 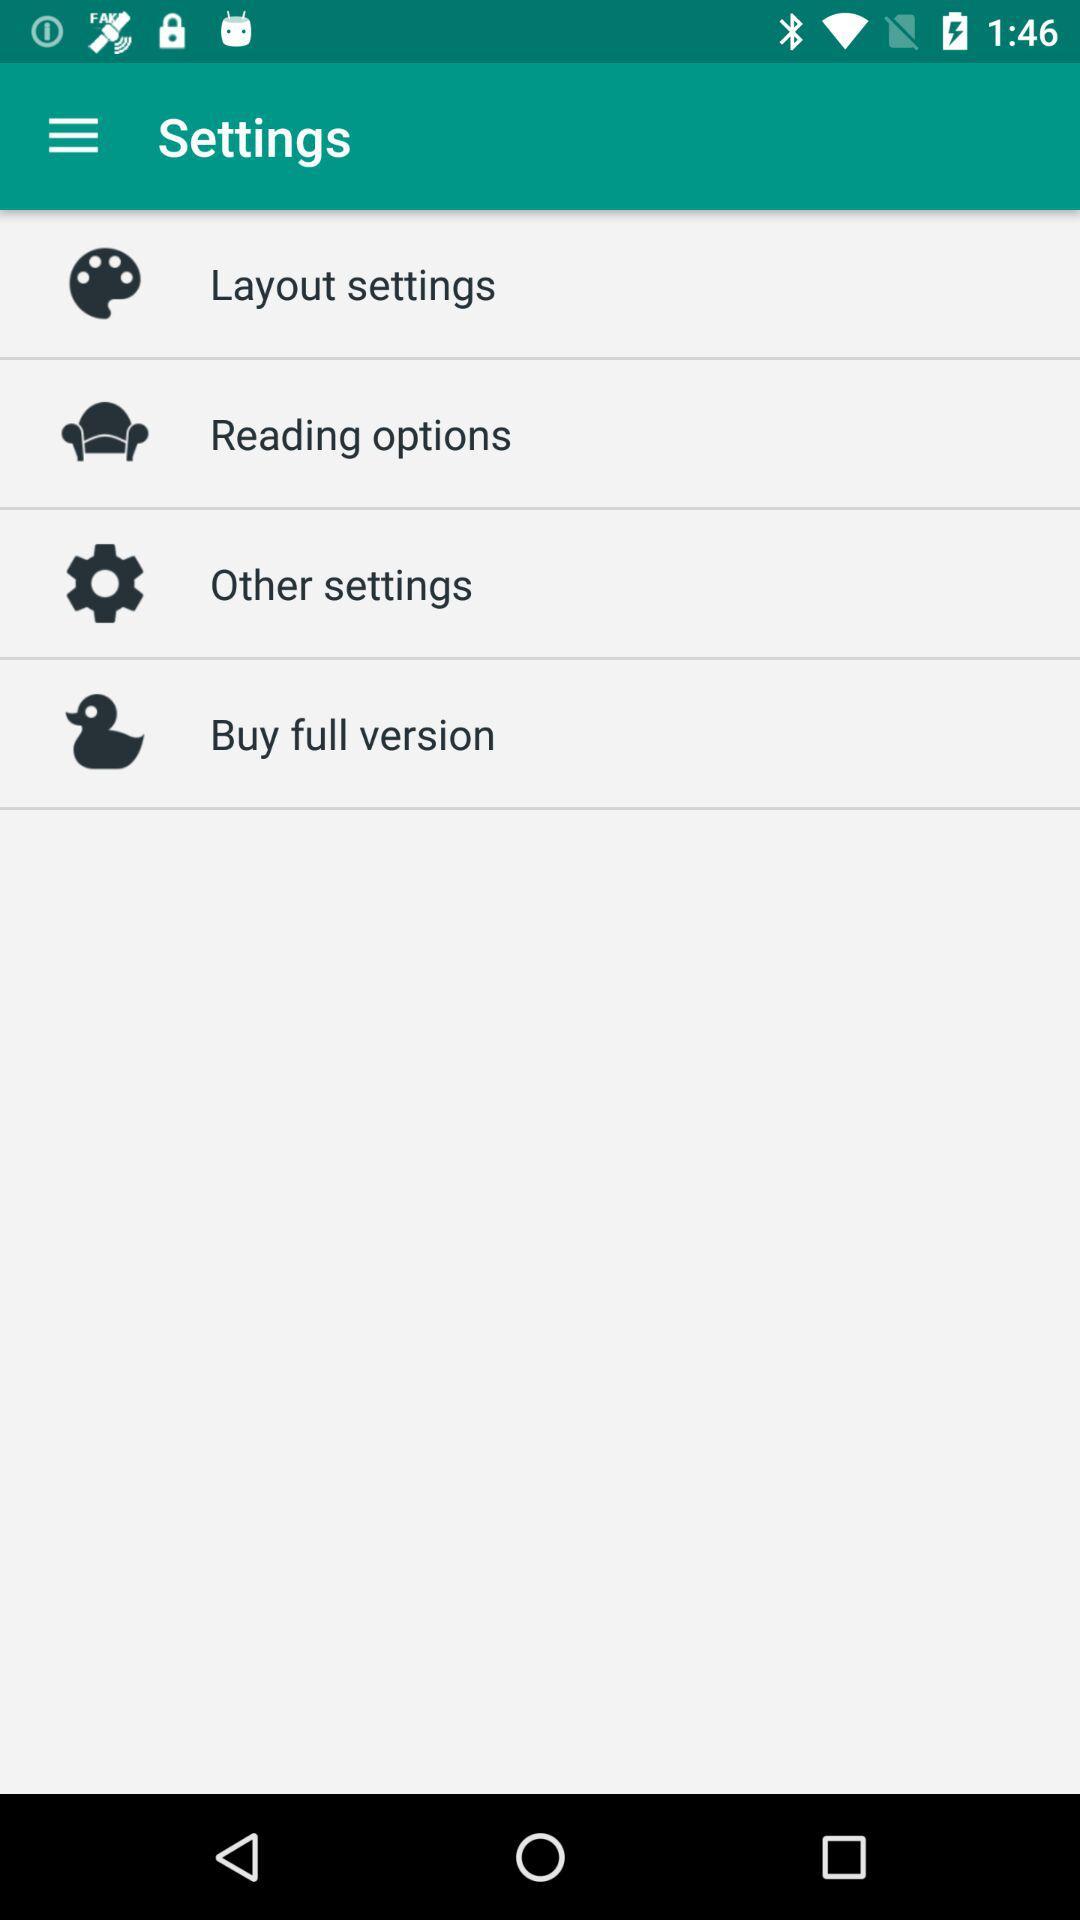 I want to click on icon below other settings icon, so click(x=351, y=732).